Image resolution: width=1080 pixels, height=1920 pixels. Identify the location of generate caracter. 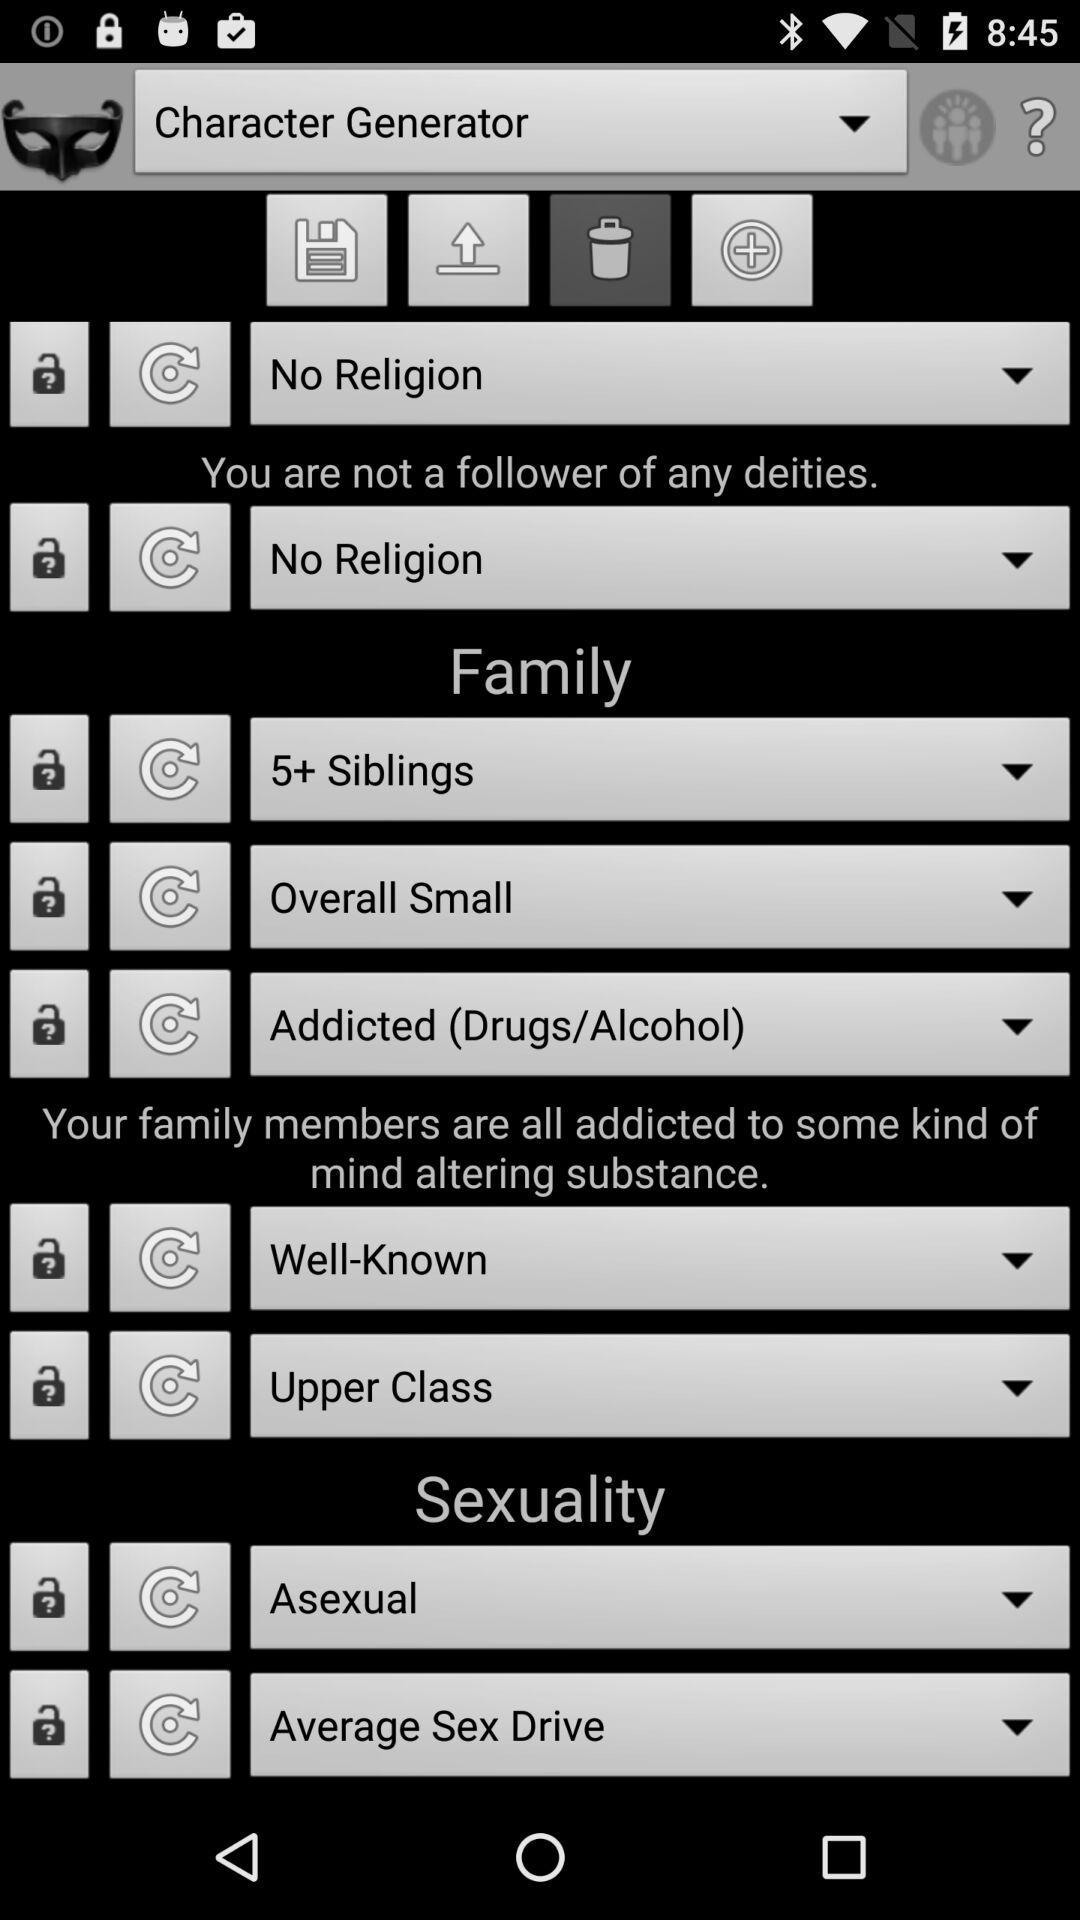
(169, 1602).